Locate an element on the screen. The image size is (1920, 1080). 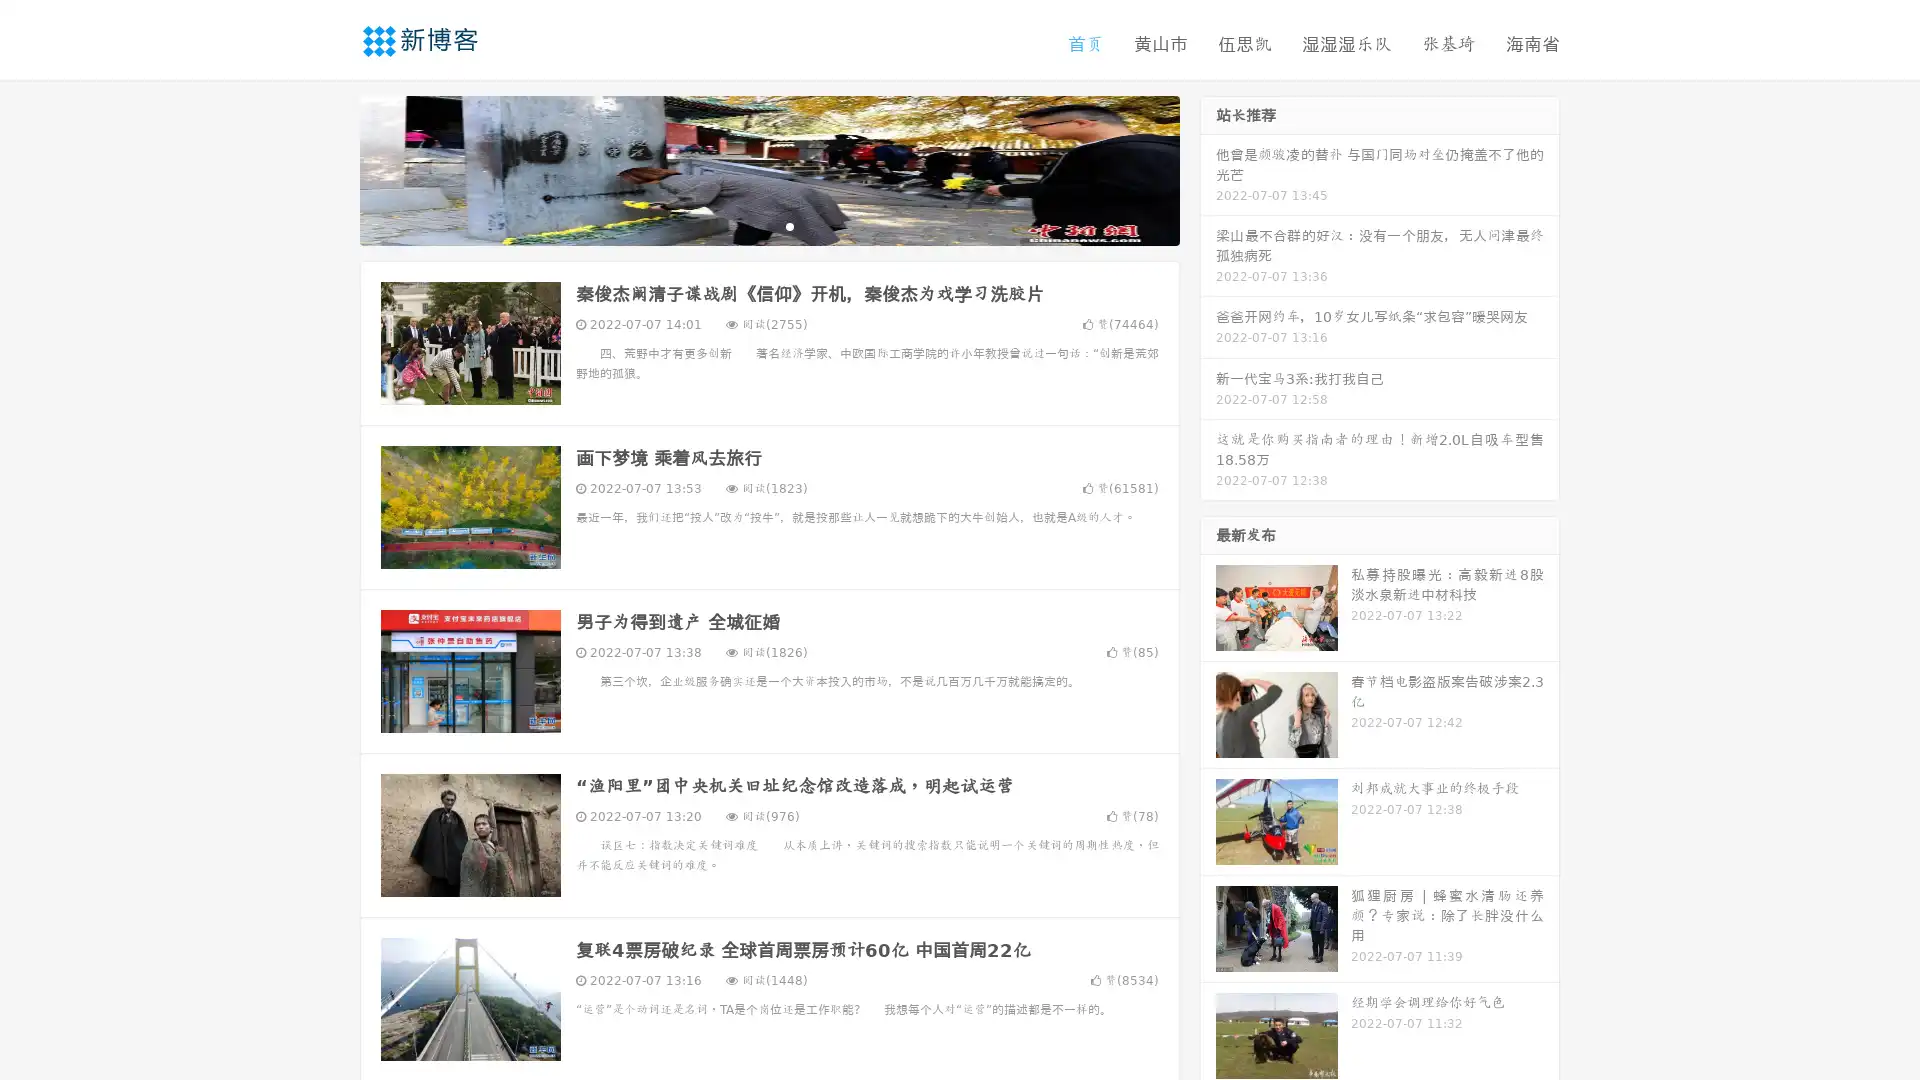
Previous slide is located at coordinates (330, 168).